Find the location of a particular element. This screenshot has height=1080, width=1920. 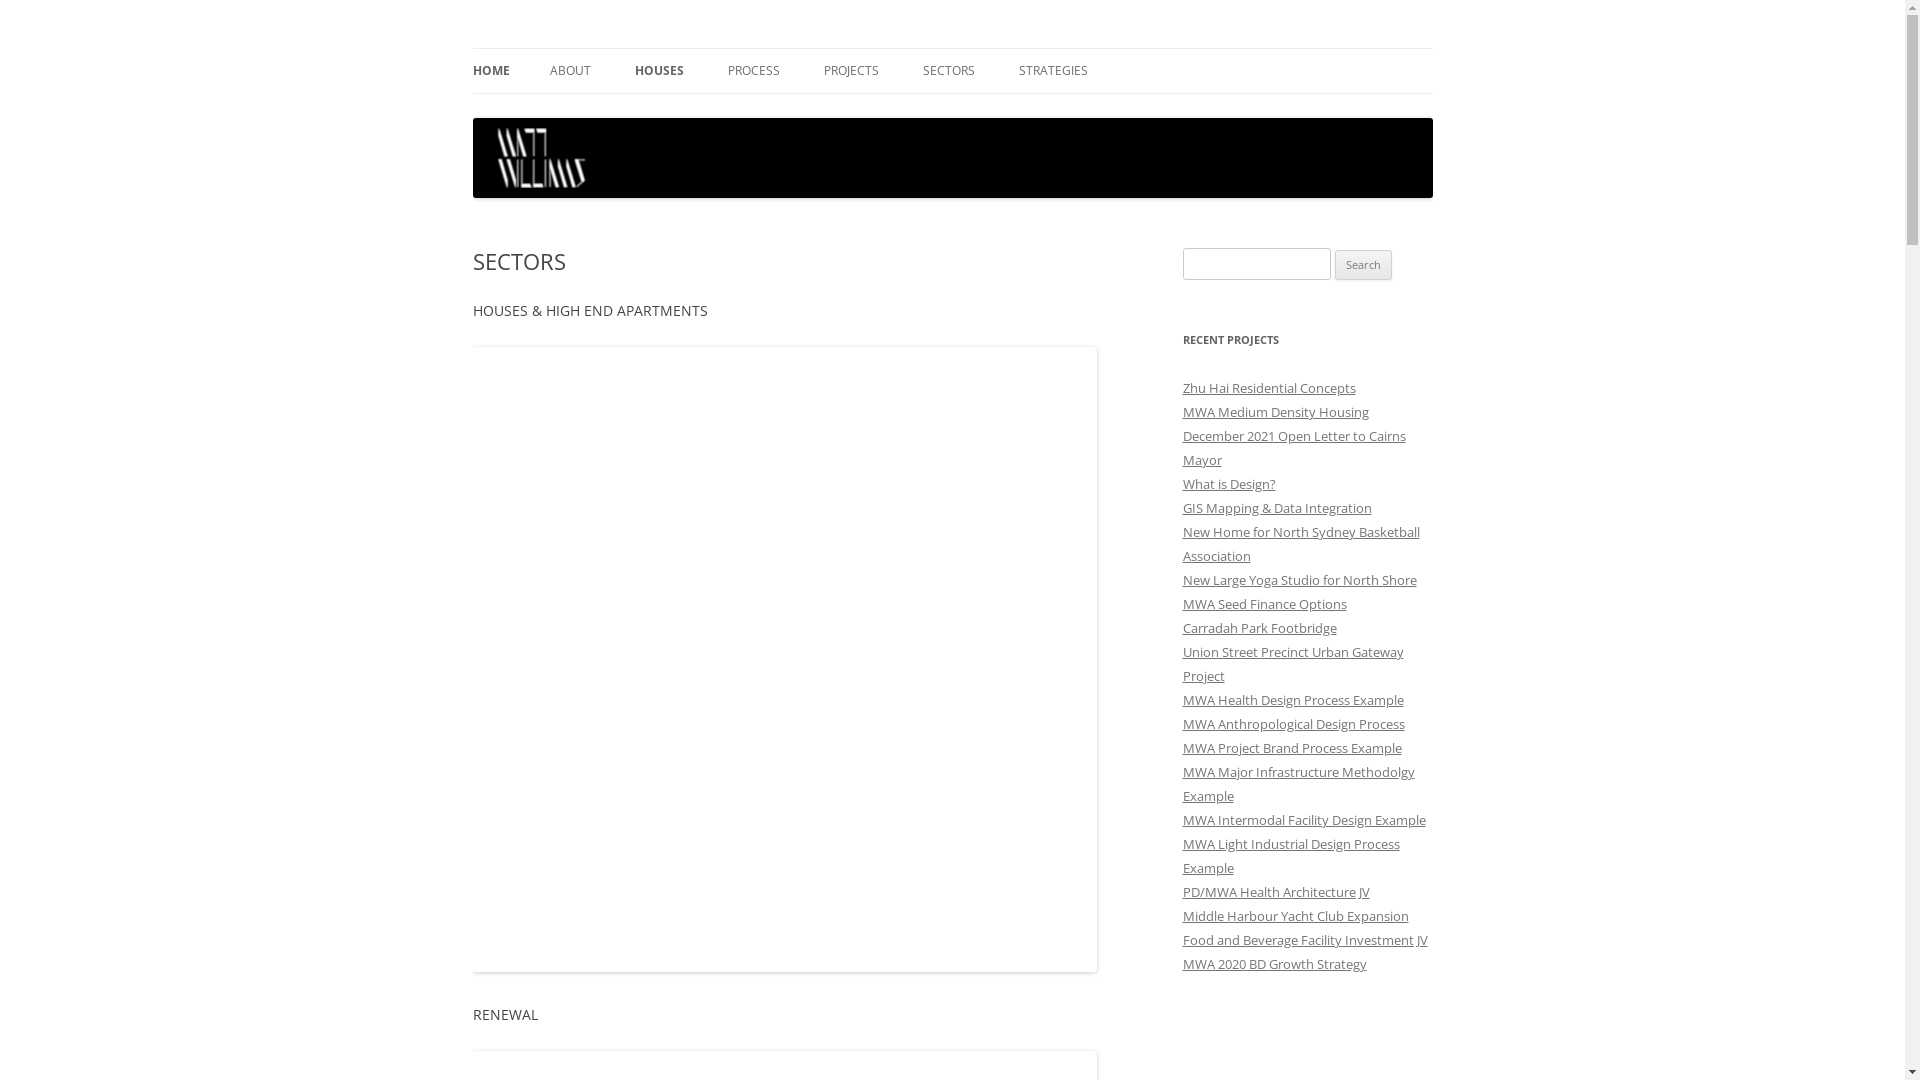

'PROJECTS' is located at coordinates (851, 69).